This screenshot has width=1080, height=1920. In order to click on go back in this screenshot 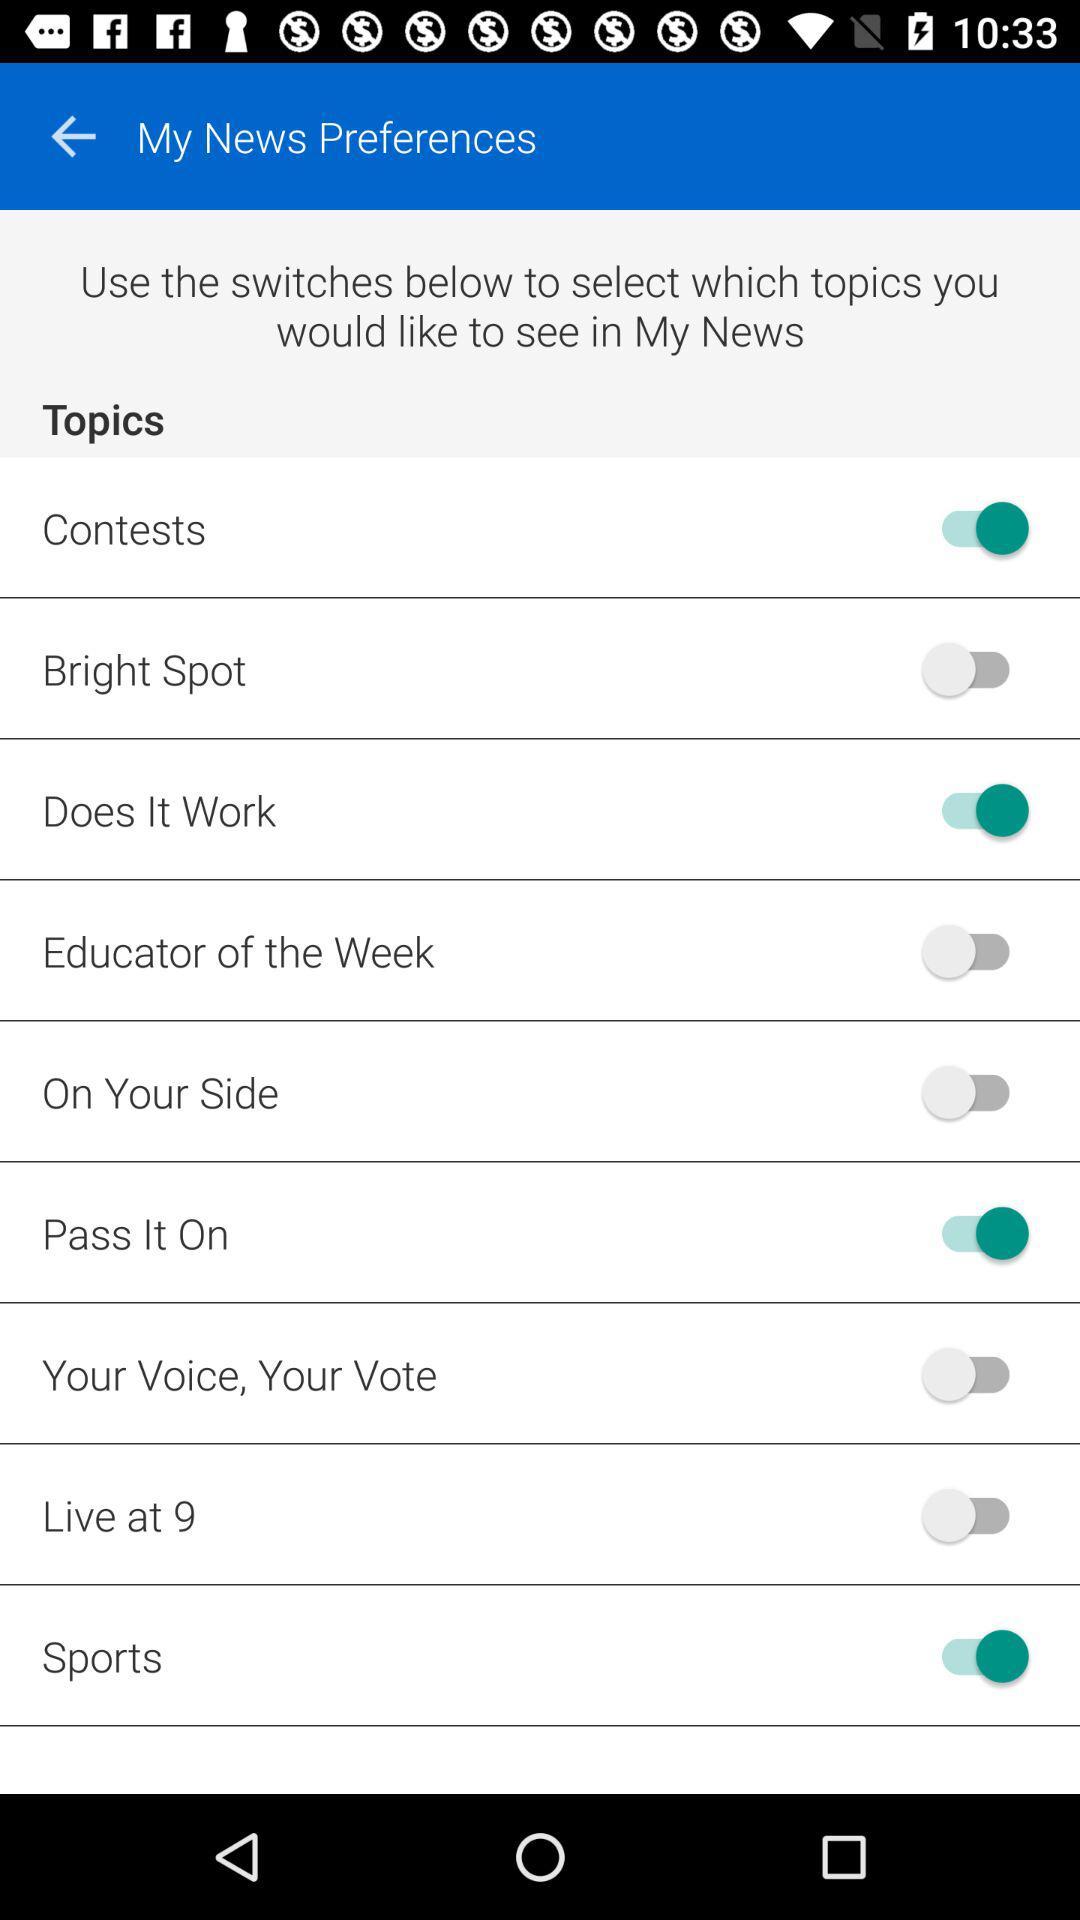, I will do `click(72, 135)`.